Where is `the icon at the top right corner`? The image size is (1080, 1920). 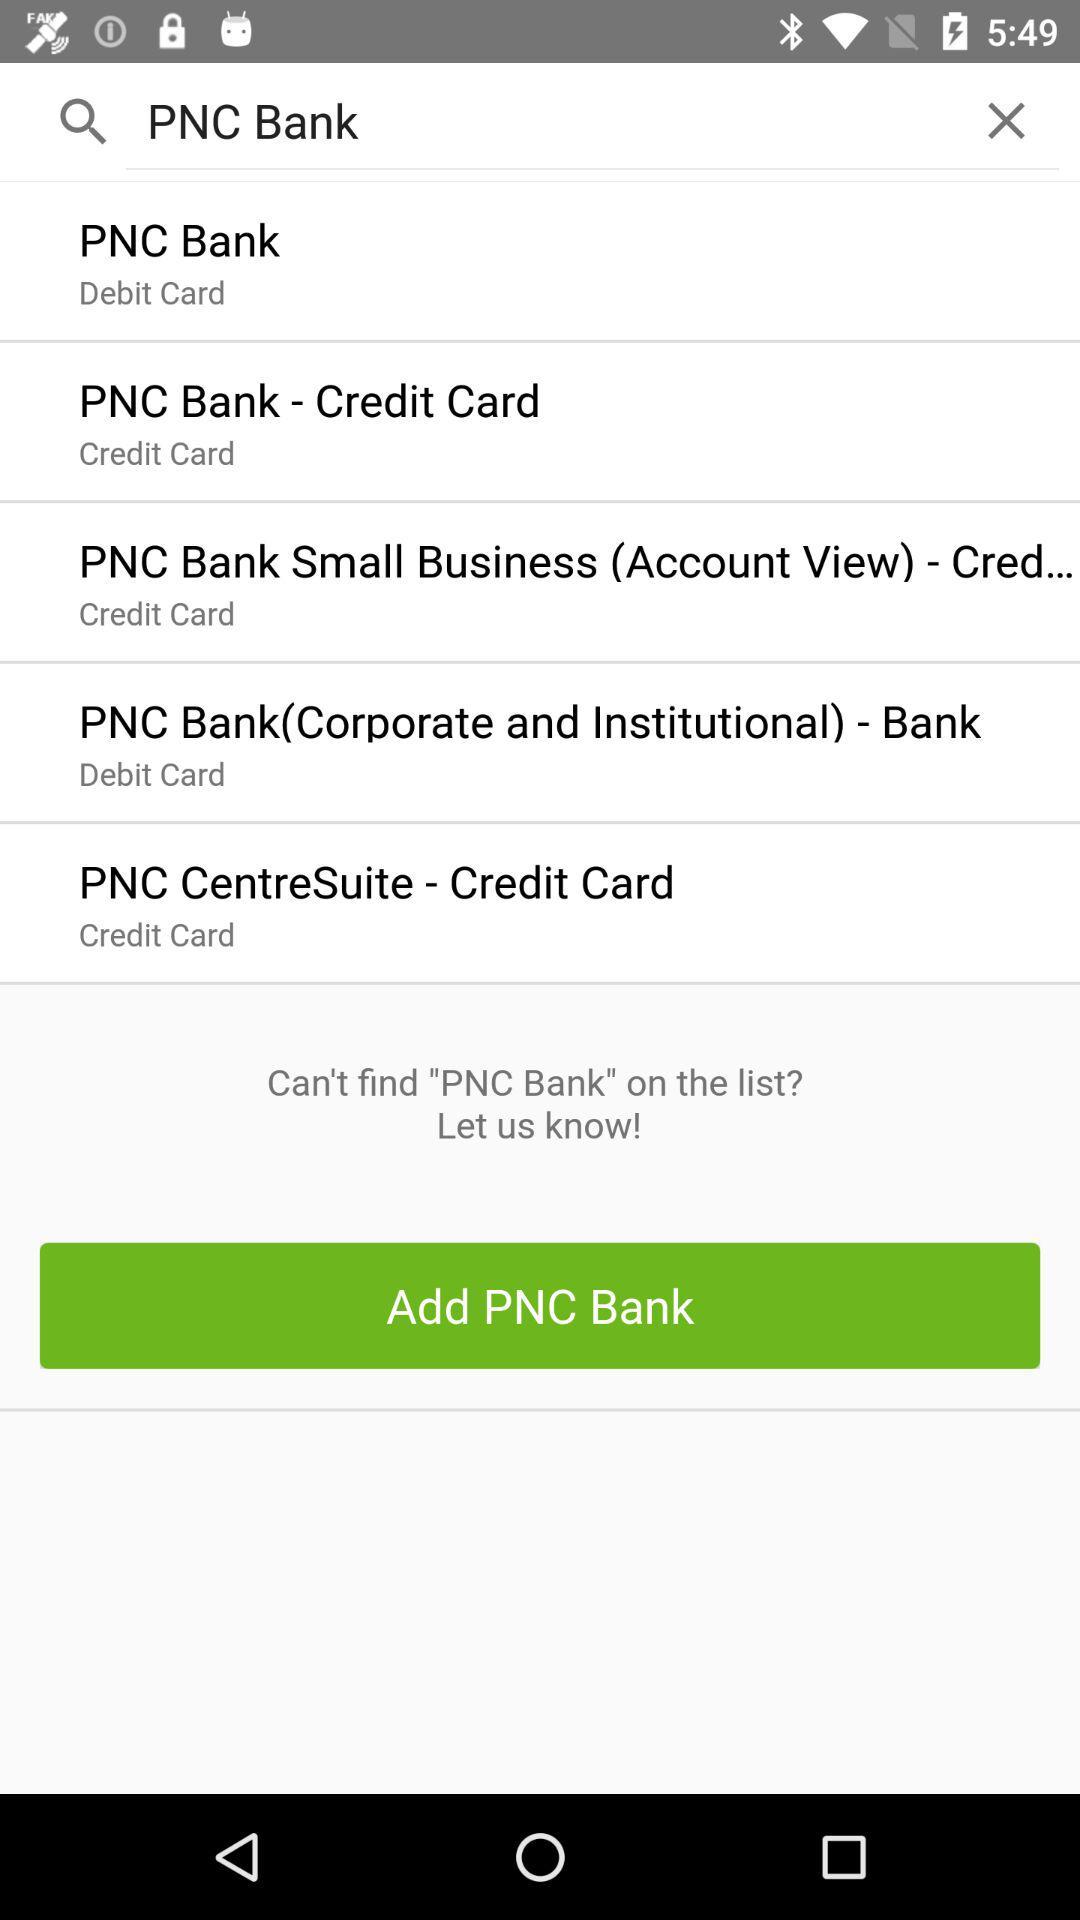 the icon at the top right corner is located at coordinates (1006, 119).